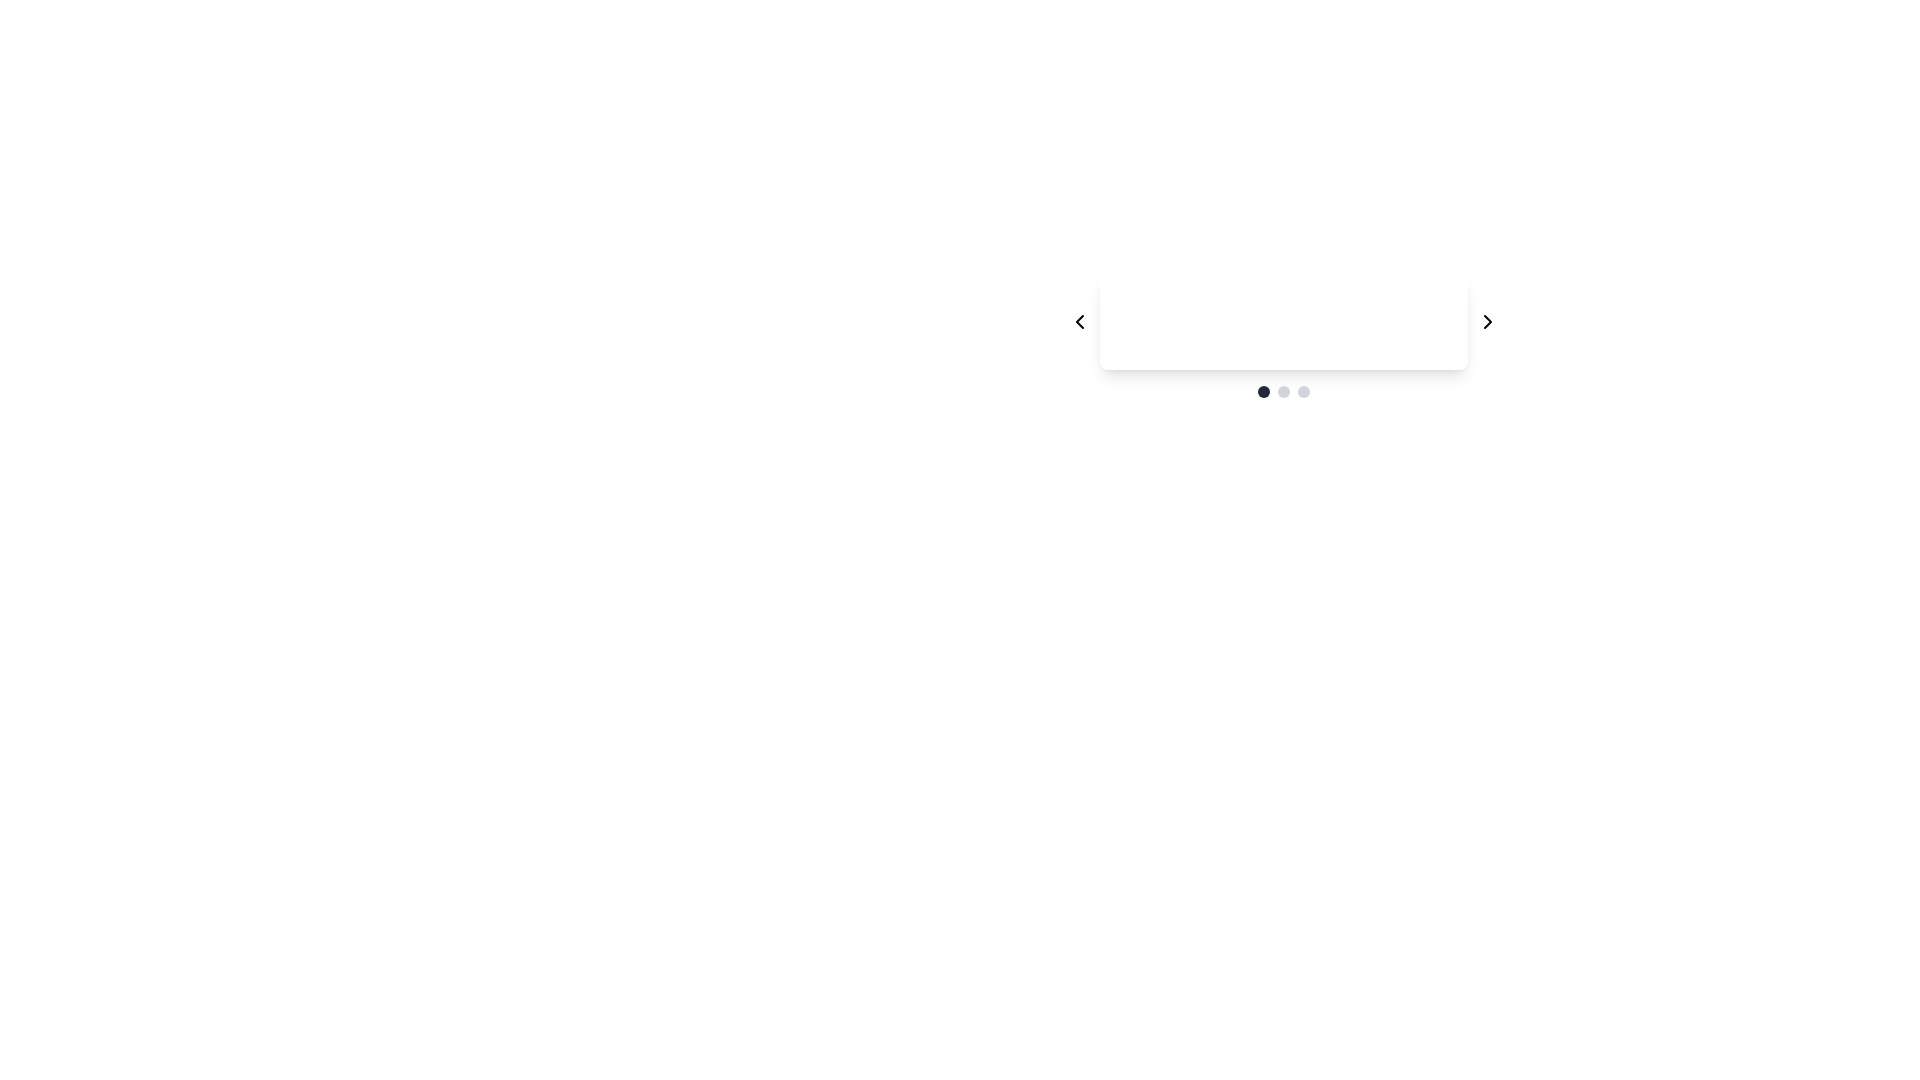 This screenshot has height=1080, width=1920. Describe the element at coordinates (1283, 392) in the screenshot. I see `the highlighted circle of the pagination indicator at the bottom center of the user profile card labeled 'Alice Engineer'` at that location.